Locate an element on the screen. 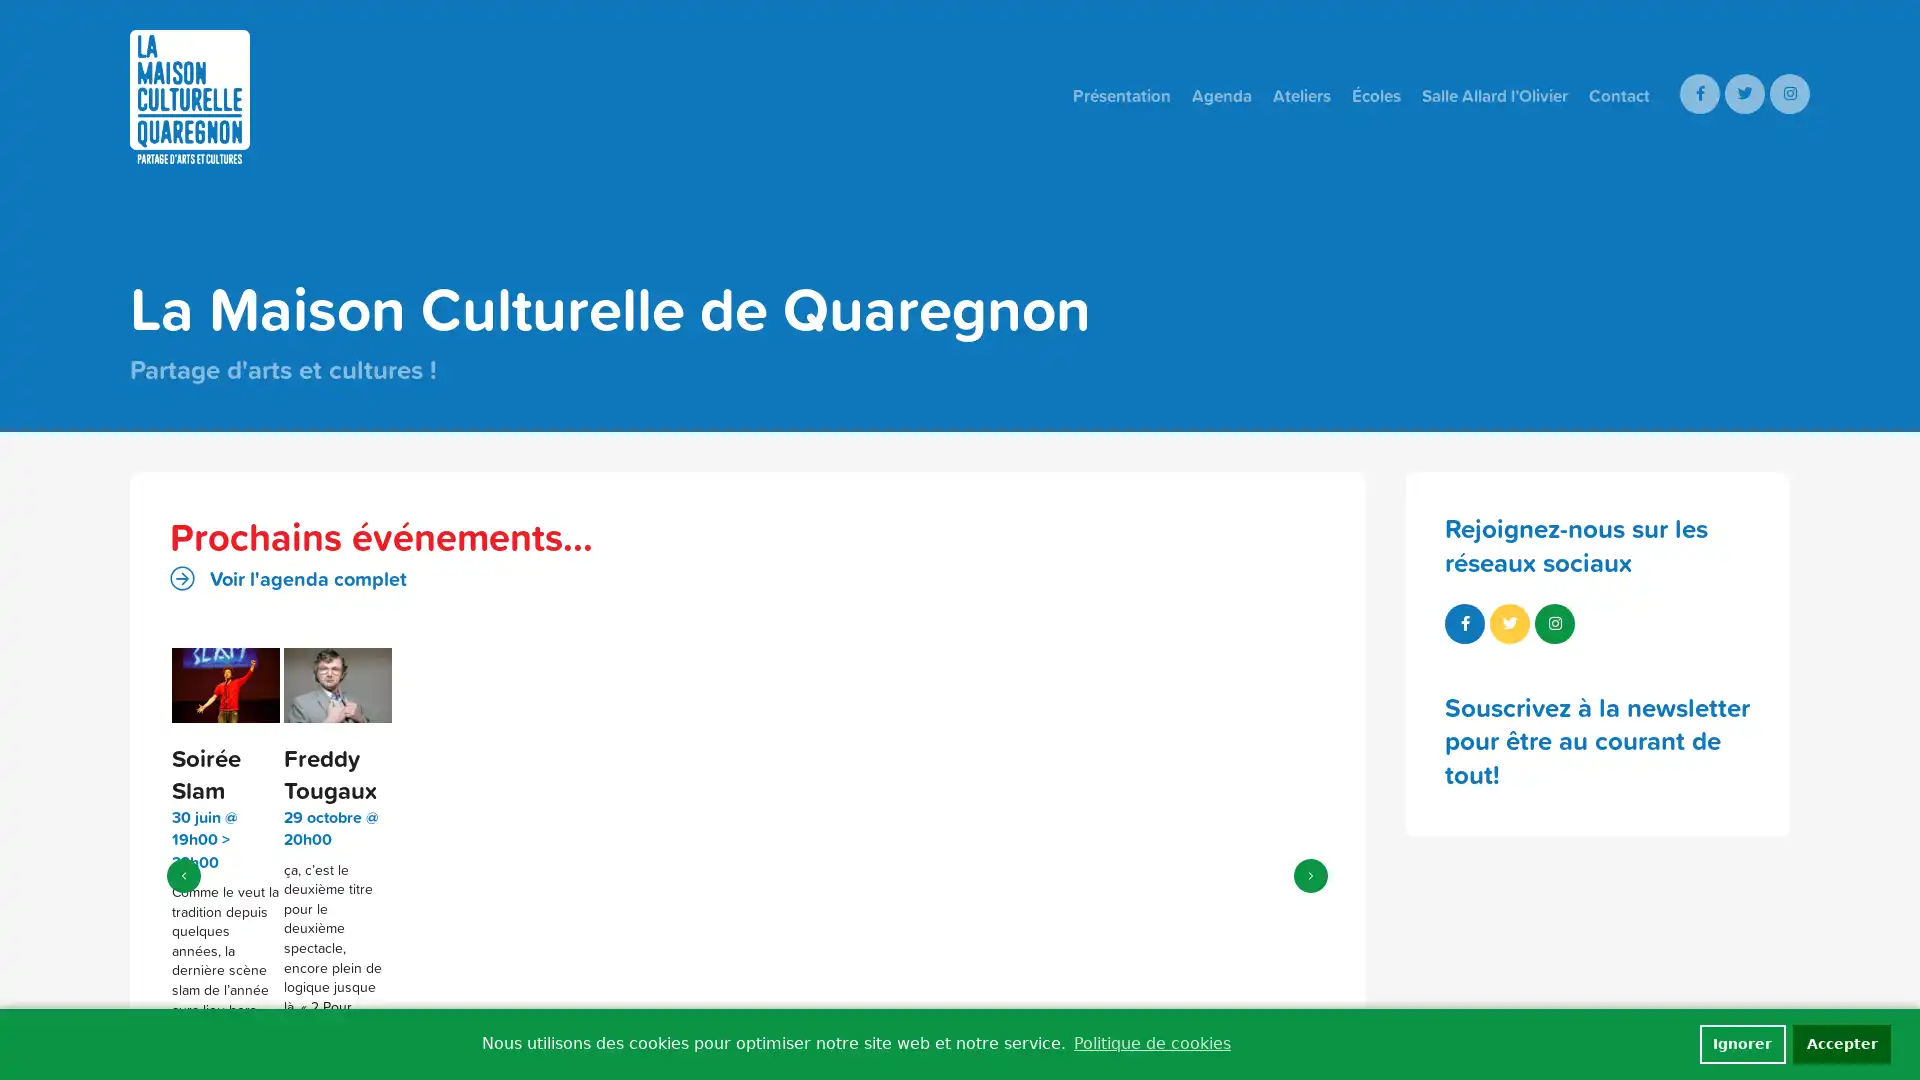  Next is located at coordinates (1310, 863).